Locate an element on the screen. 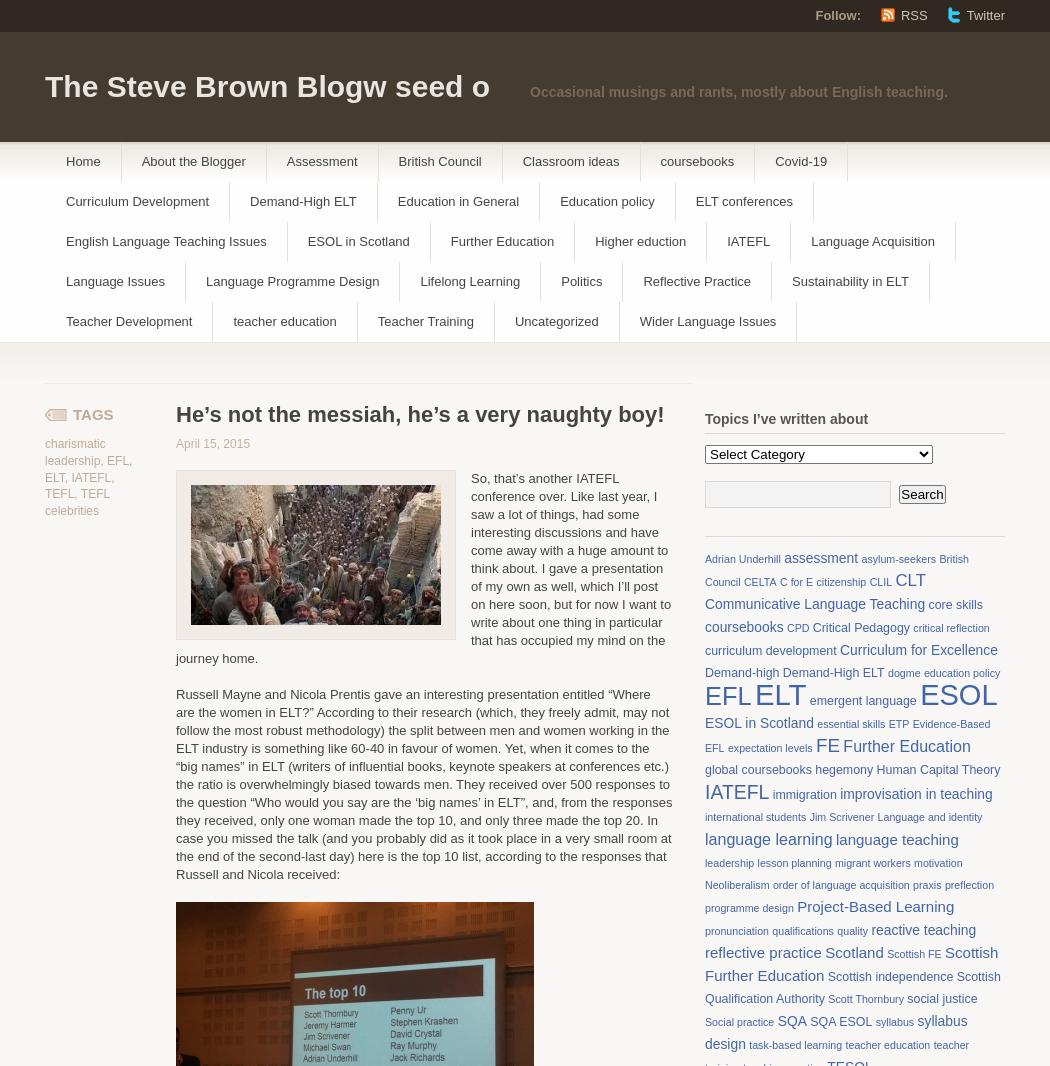 The image size is (1050, 1066). 'migrant workers' is located at coordinates (871, 863).